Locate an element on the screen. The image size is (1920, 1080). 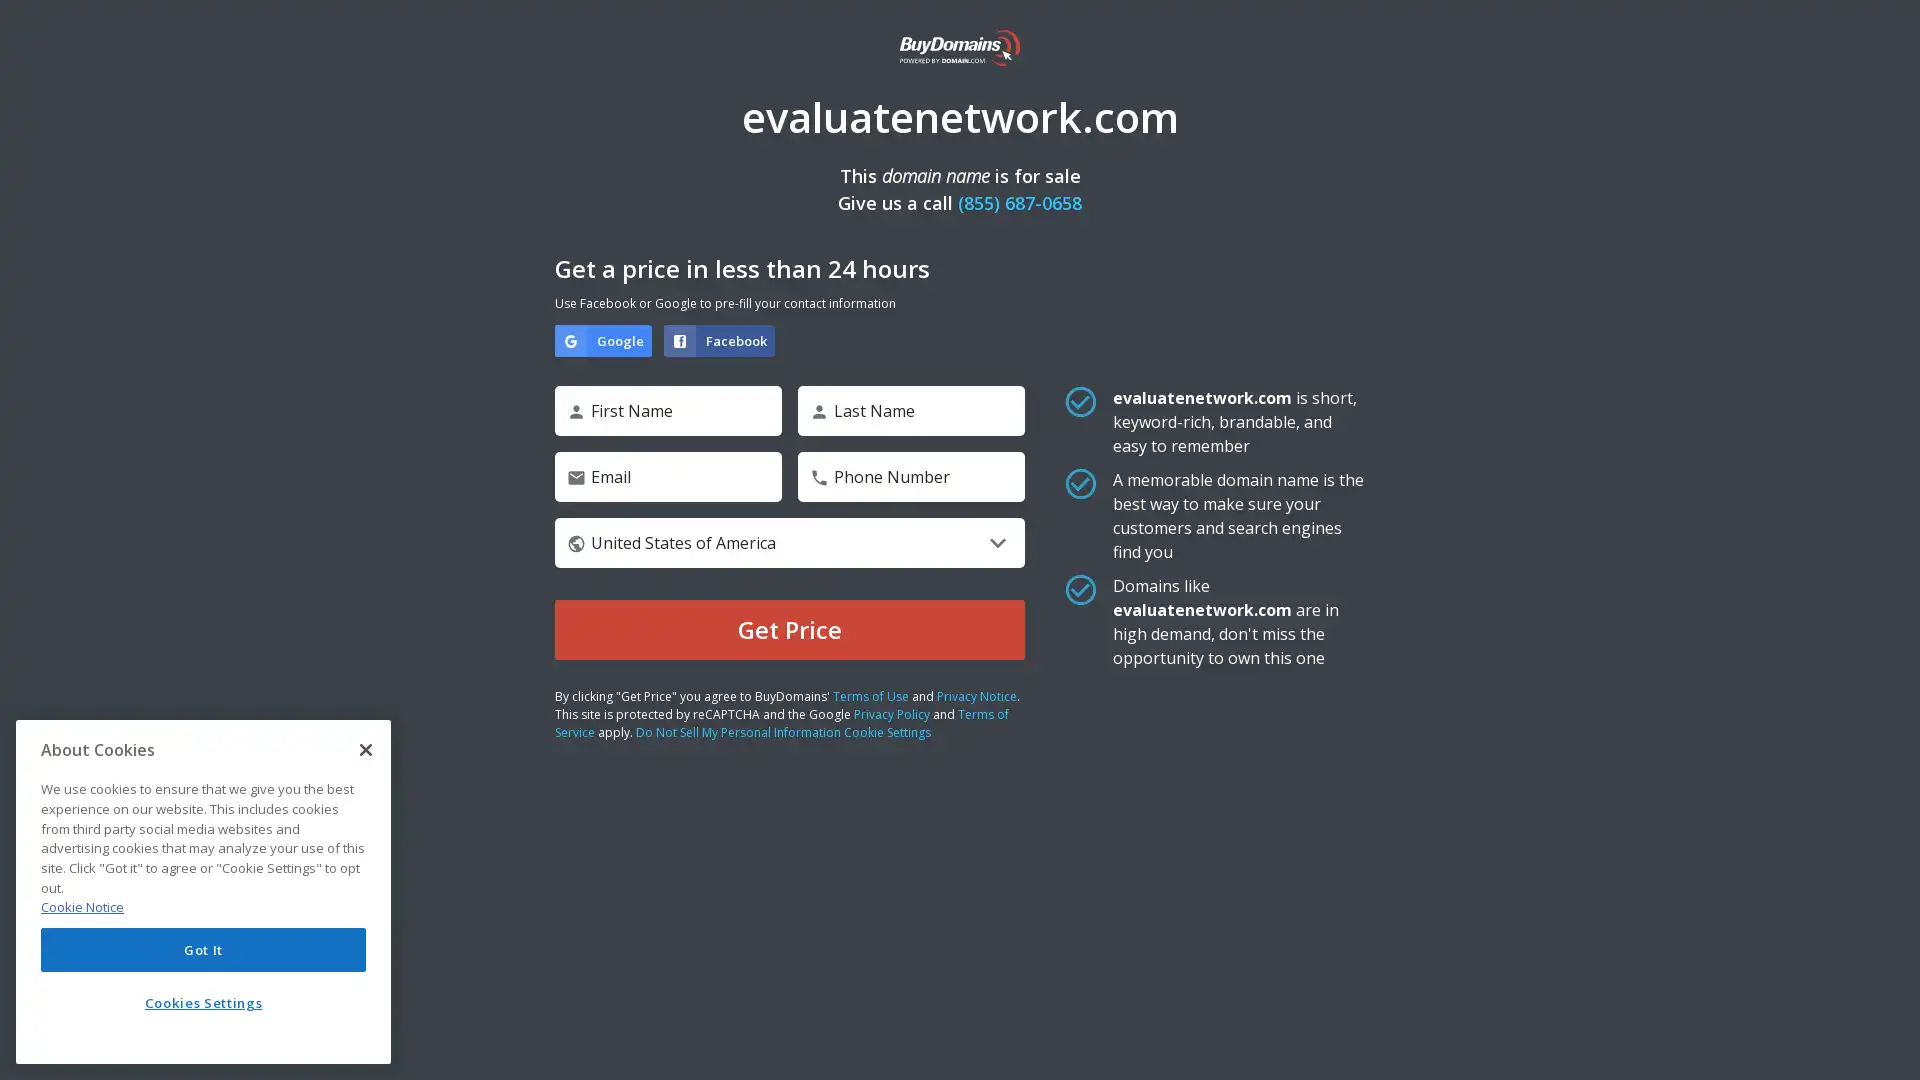
Google is located at coordinates (602, 339).